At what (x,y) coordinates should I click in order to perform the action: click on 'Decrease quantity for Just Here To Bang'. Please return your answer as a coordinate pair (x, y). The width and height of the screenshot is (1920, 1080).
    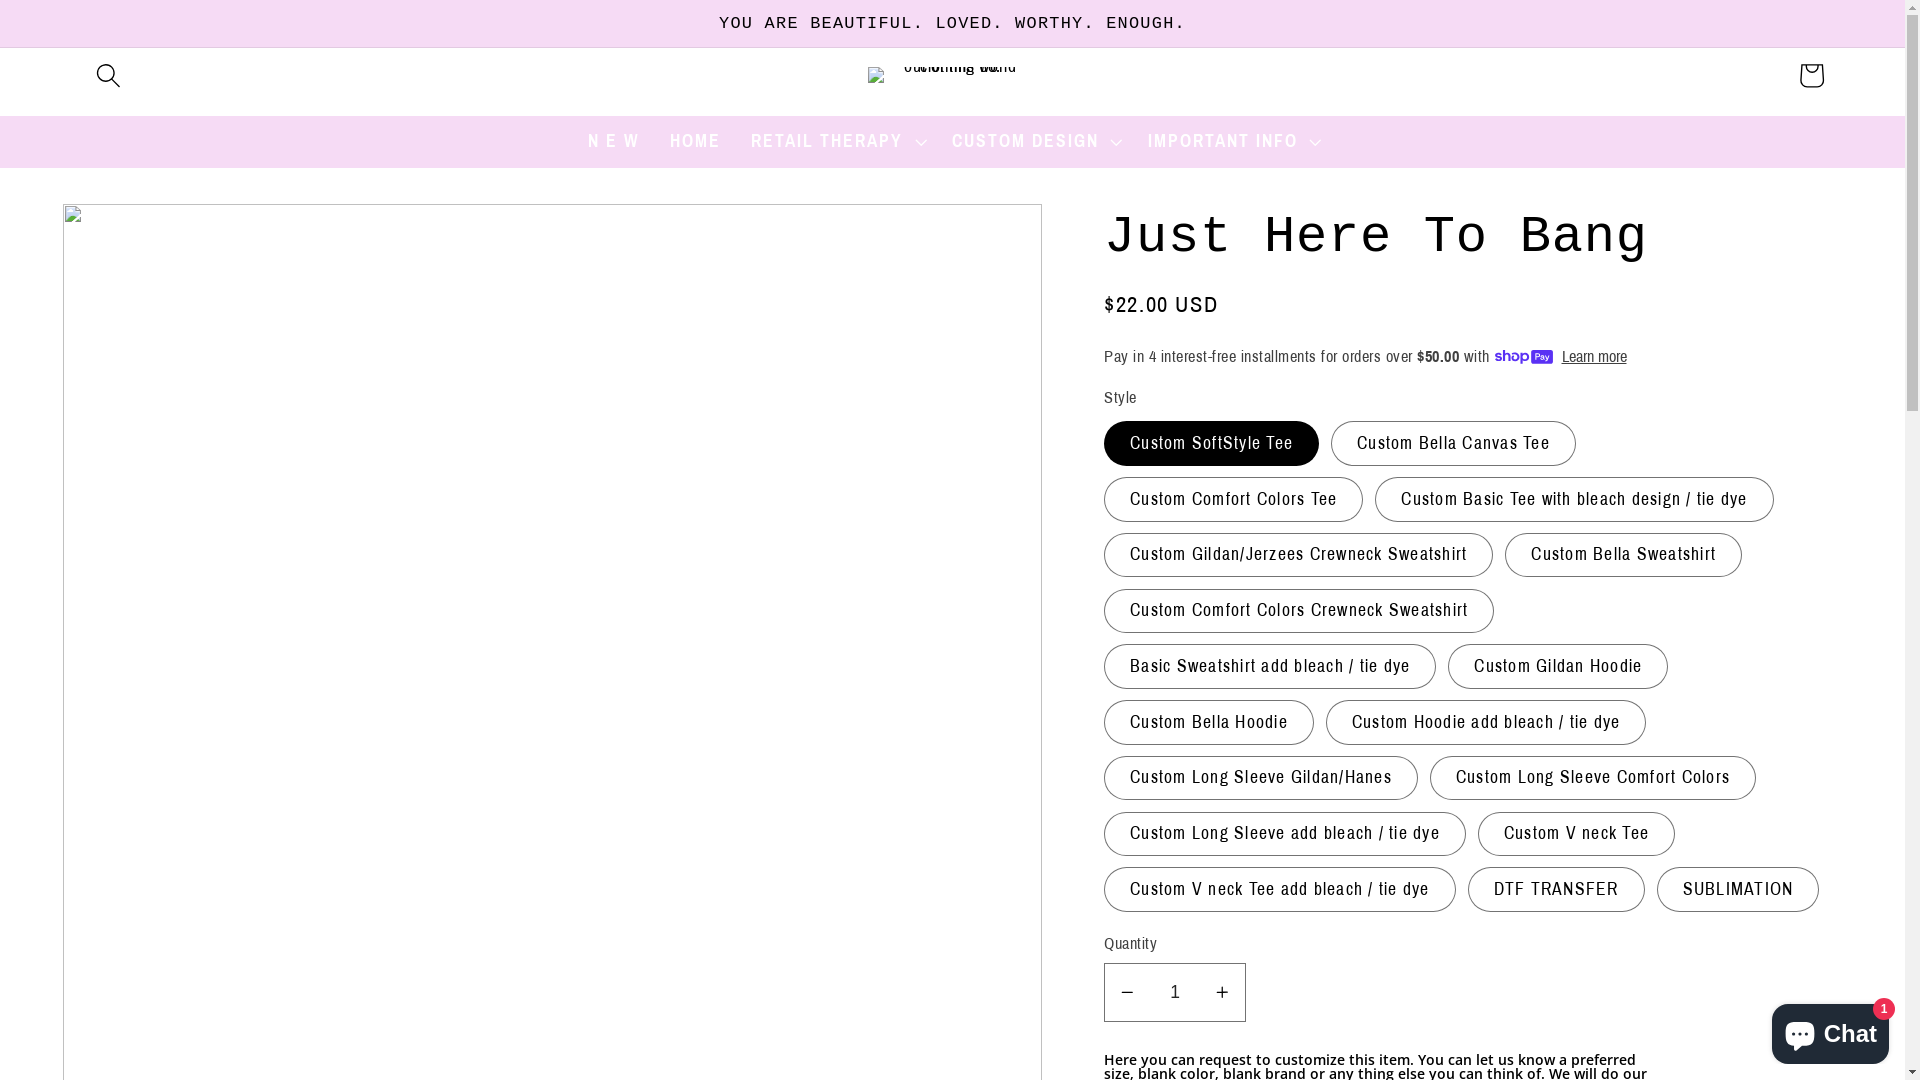
    Looking at the image, I should click on (1127, 991).